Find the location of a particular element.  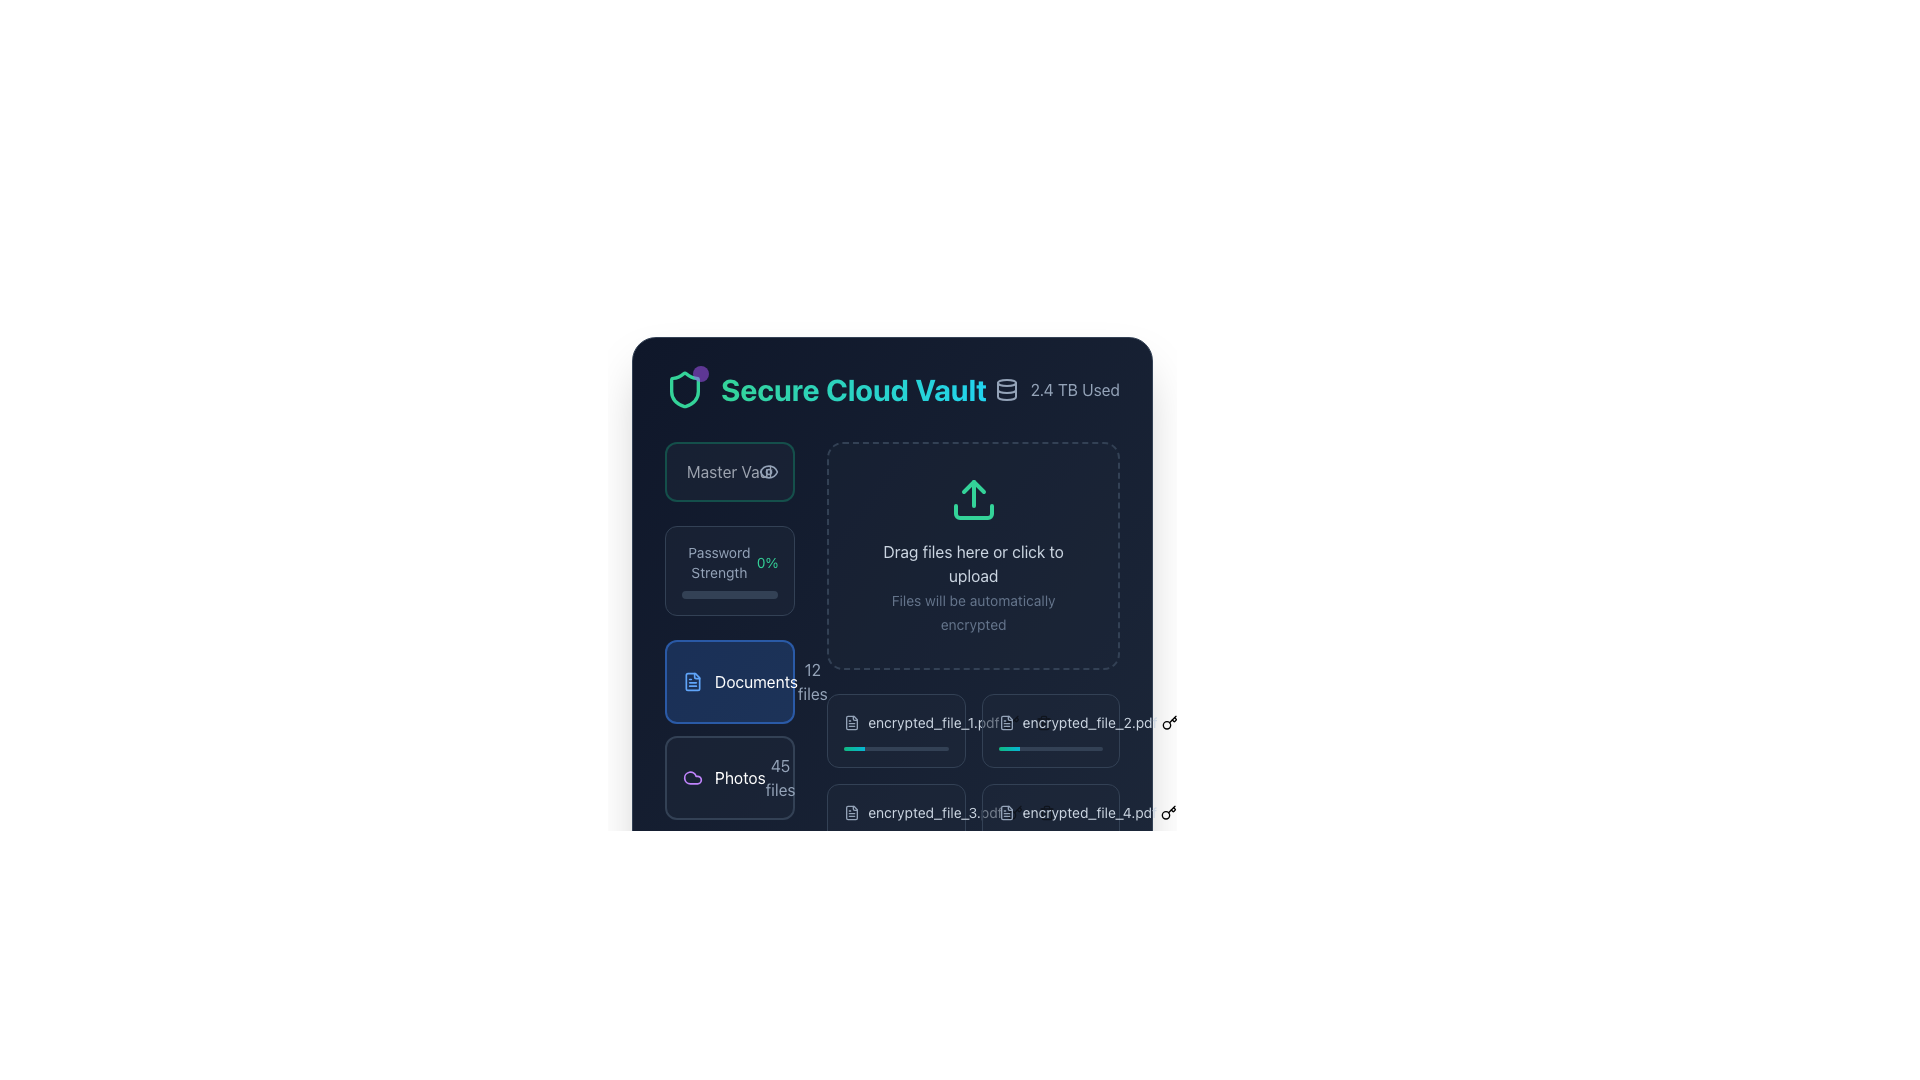

the text label representing the file 'encrypted_file_3.pdf', which is located in the Documents section and positioned between a document icon and 'encrypted_file_4.pdf' is located at coordinates (934, 813).